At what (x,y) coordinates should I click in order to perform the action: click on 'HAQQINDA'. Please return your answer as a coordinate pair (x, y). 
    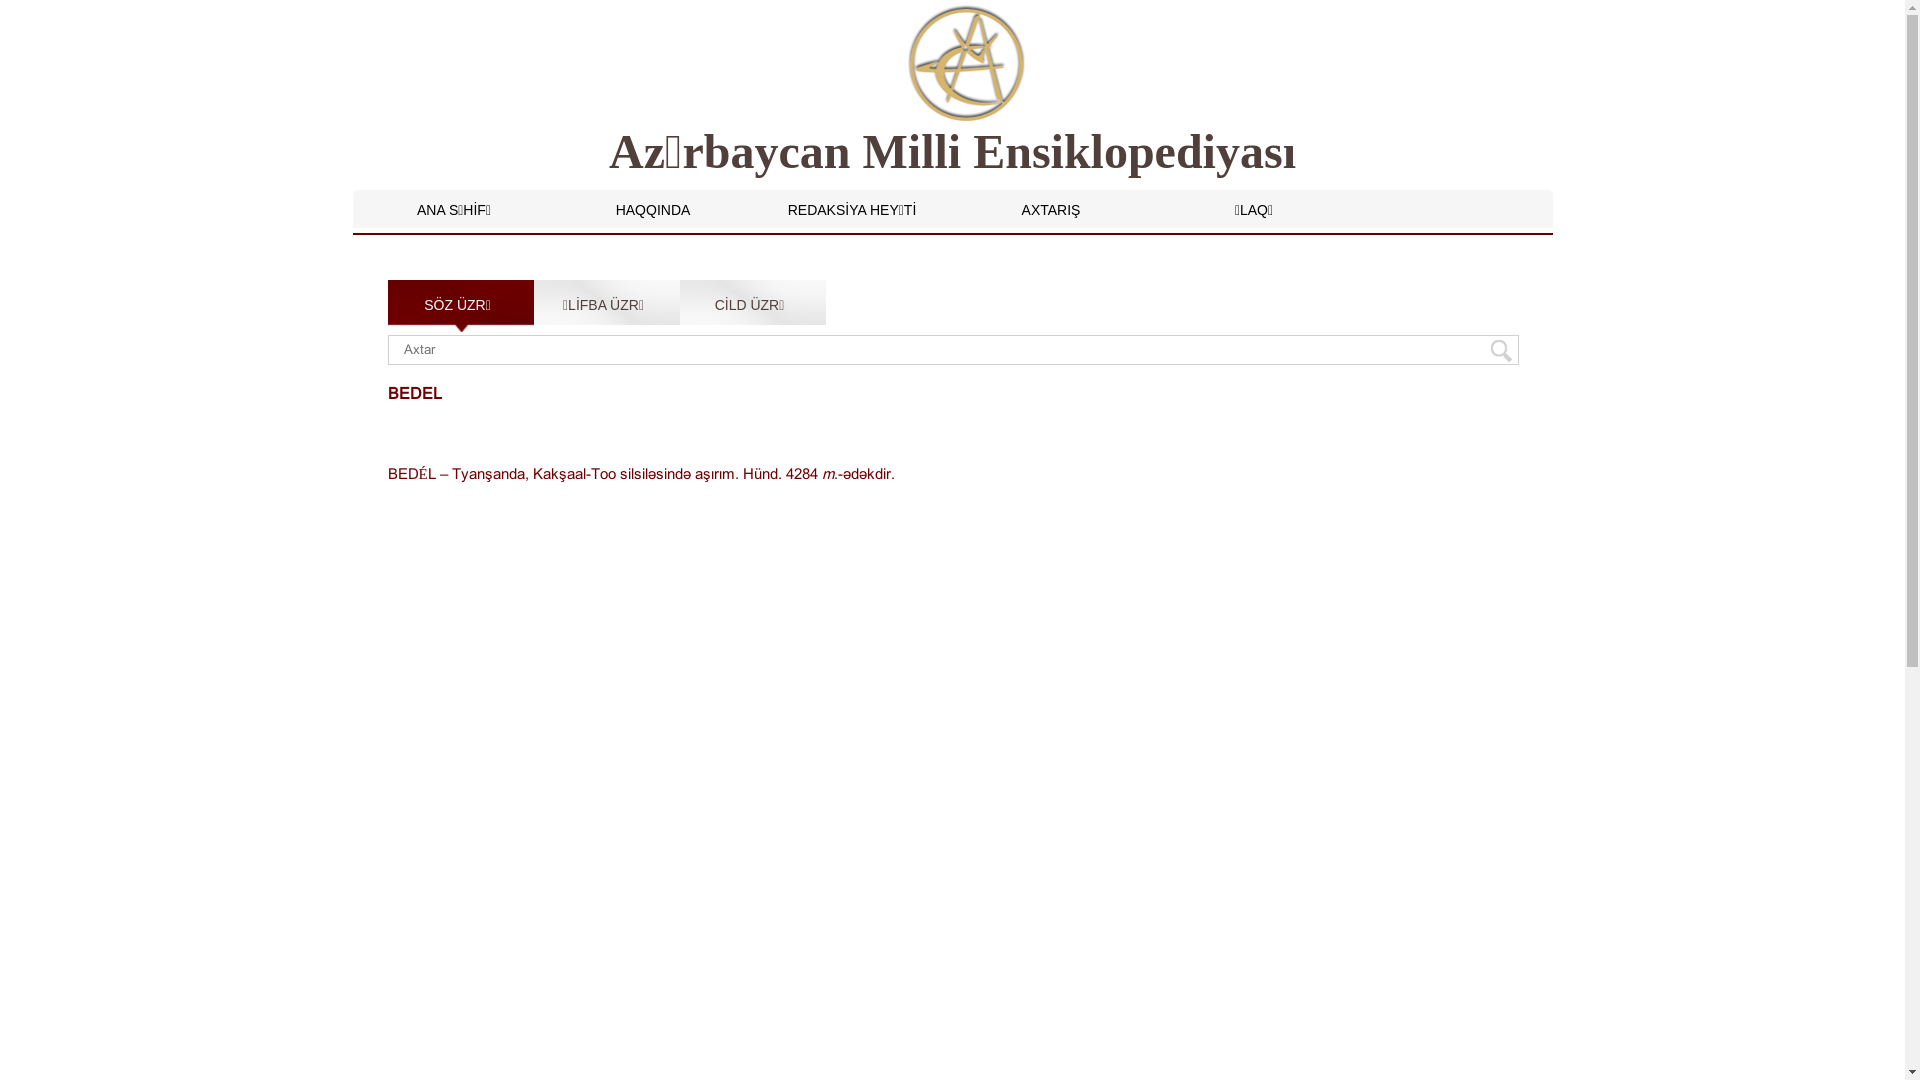
    Looking at the image, I should click on (653, 209).